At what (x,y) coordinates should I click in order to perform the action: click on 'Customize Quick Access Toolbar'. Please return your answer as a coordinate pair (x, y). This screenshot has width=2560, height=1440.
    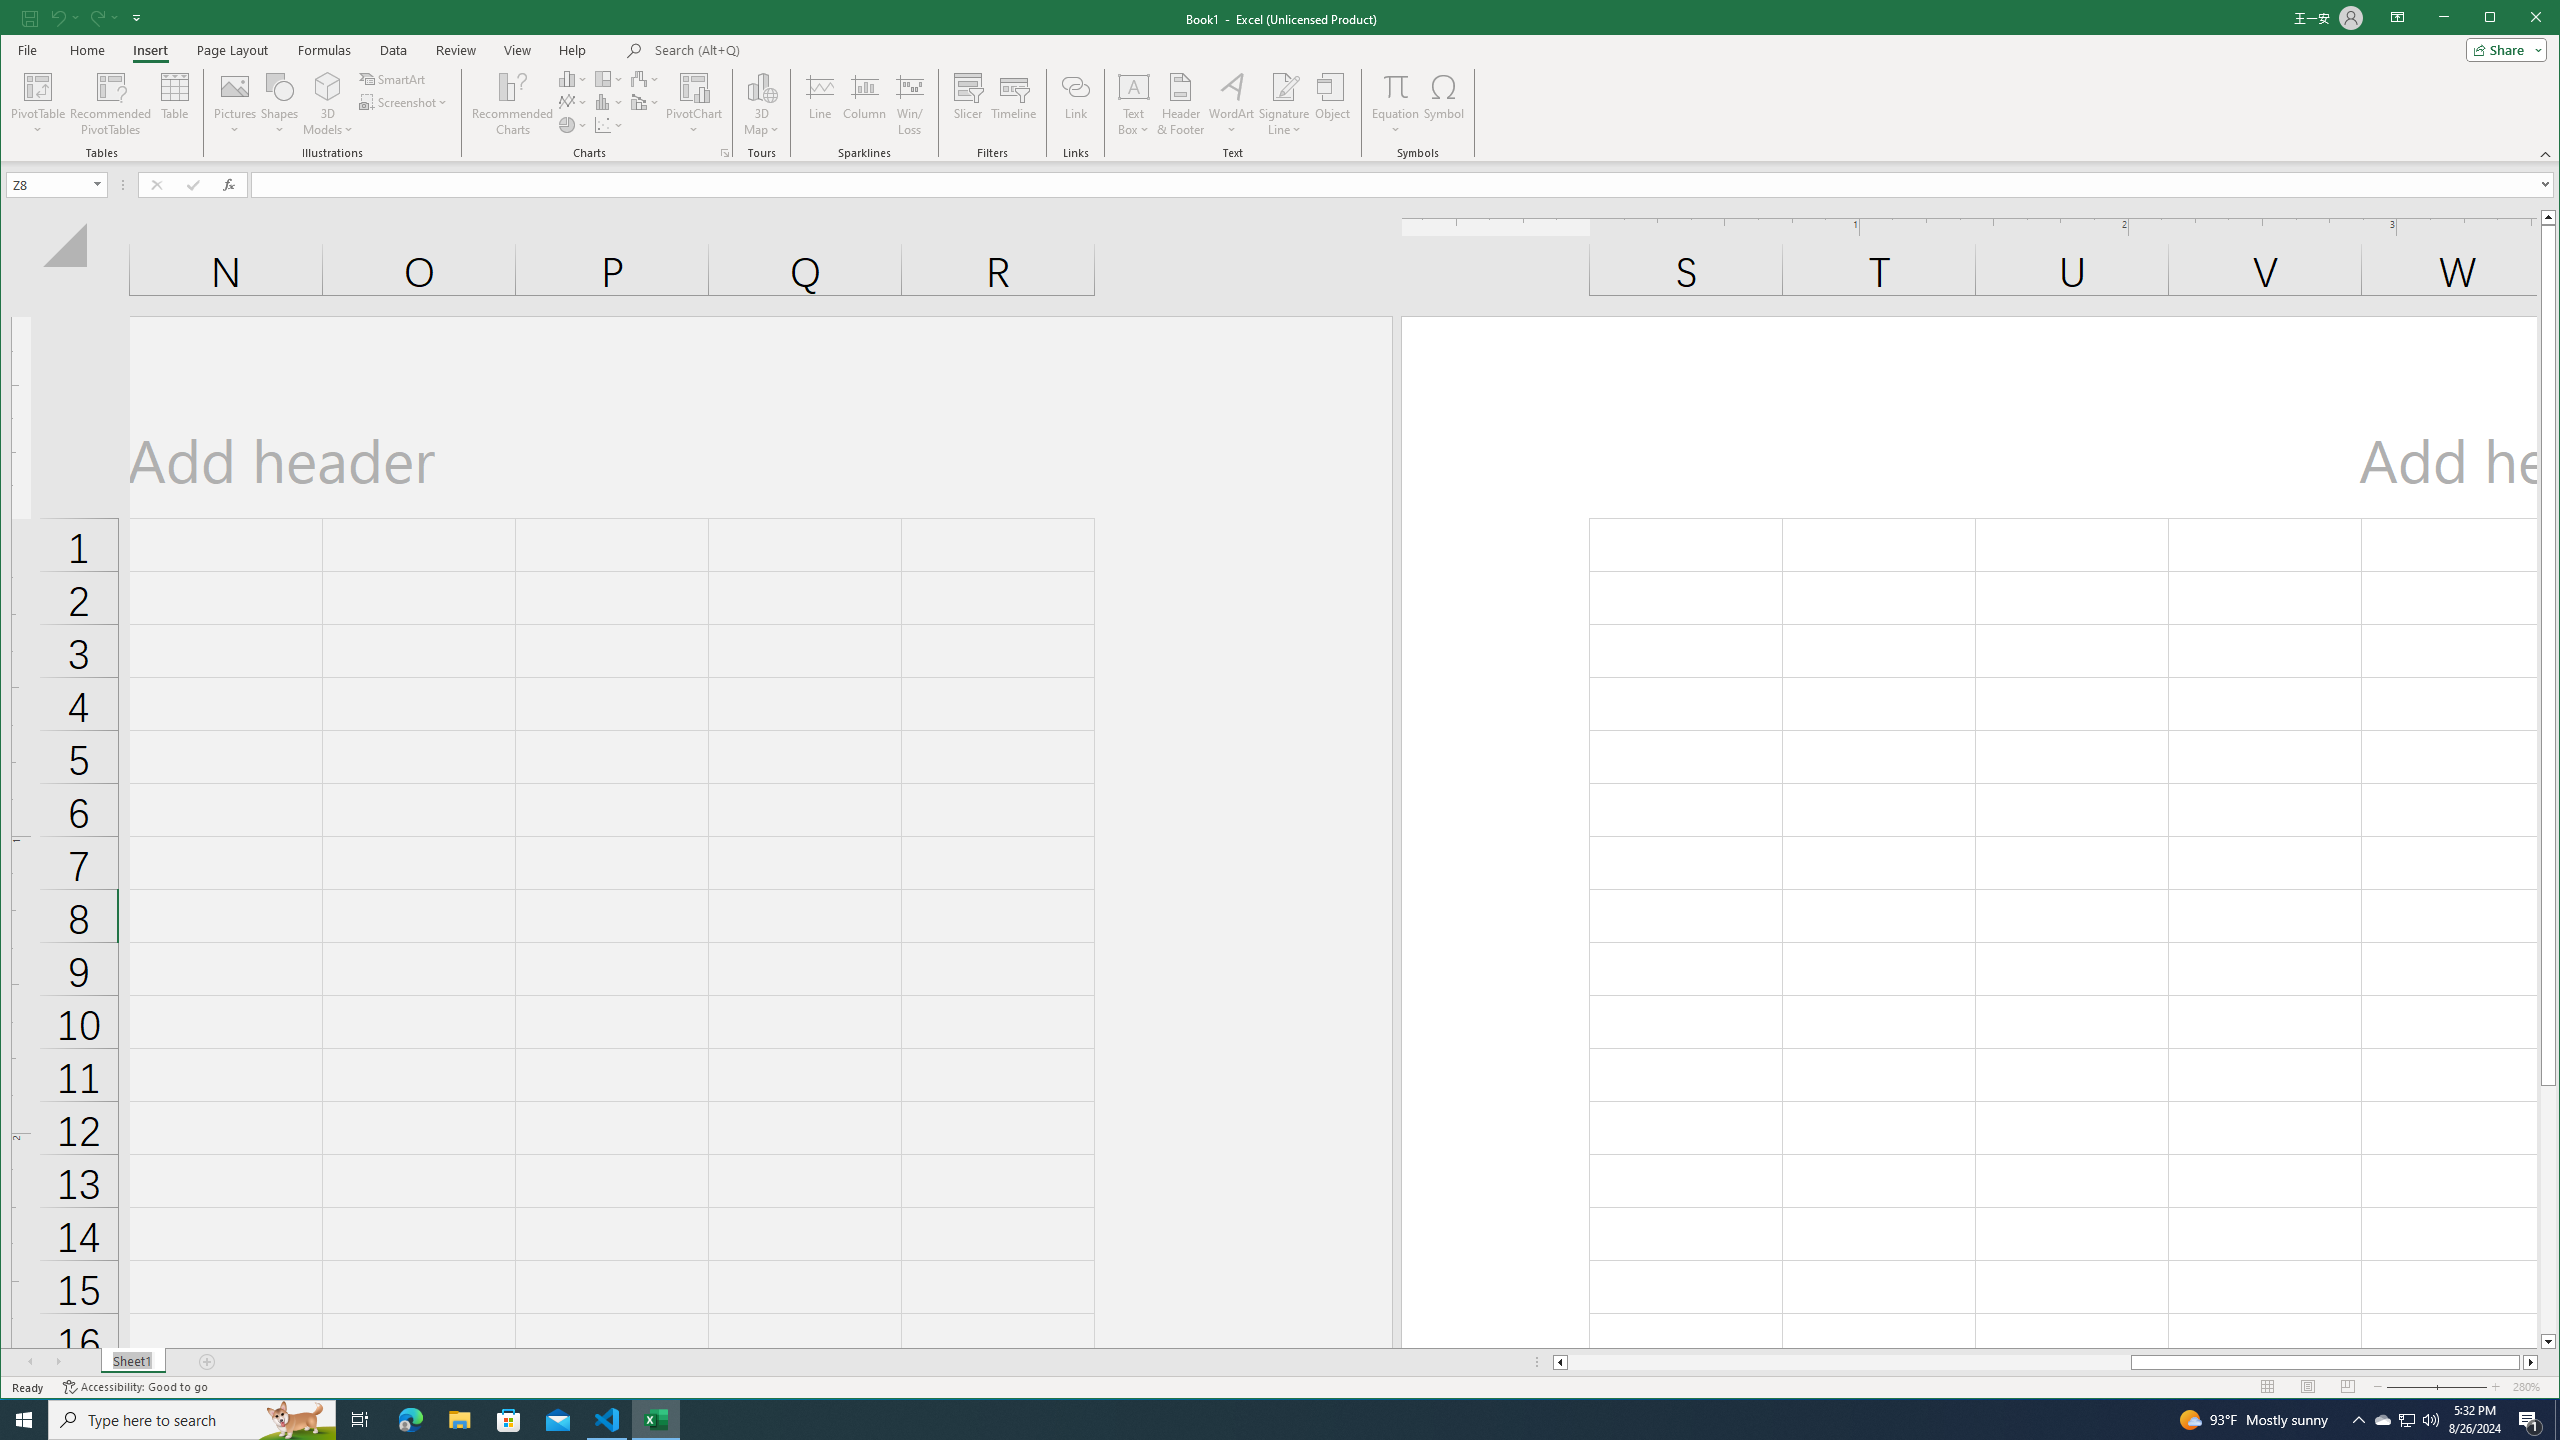
    Looking at the image, I should click on (135, 16).